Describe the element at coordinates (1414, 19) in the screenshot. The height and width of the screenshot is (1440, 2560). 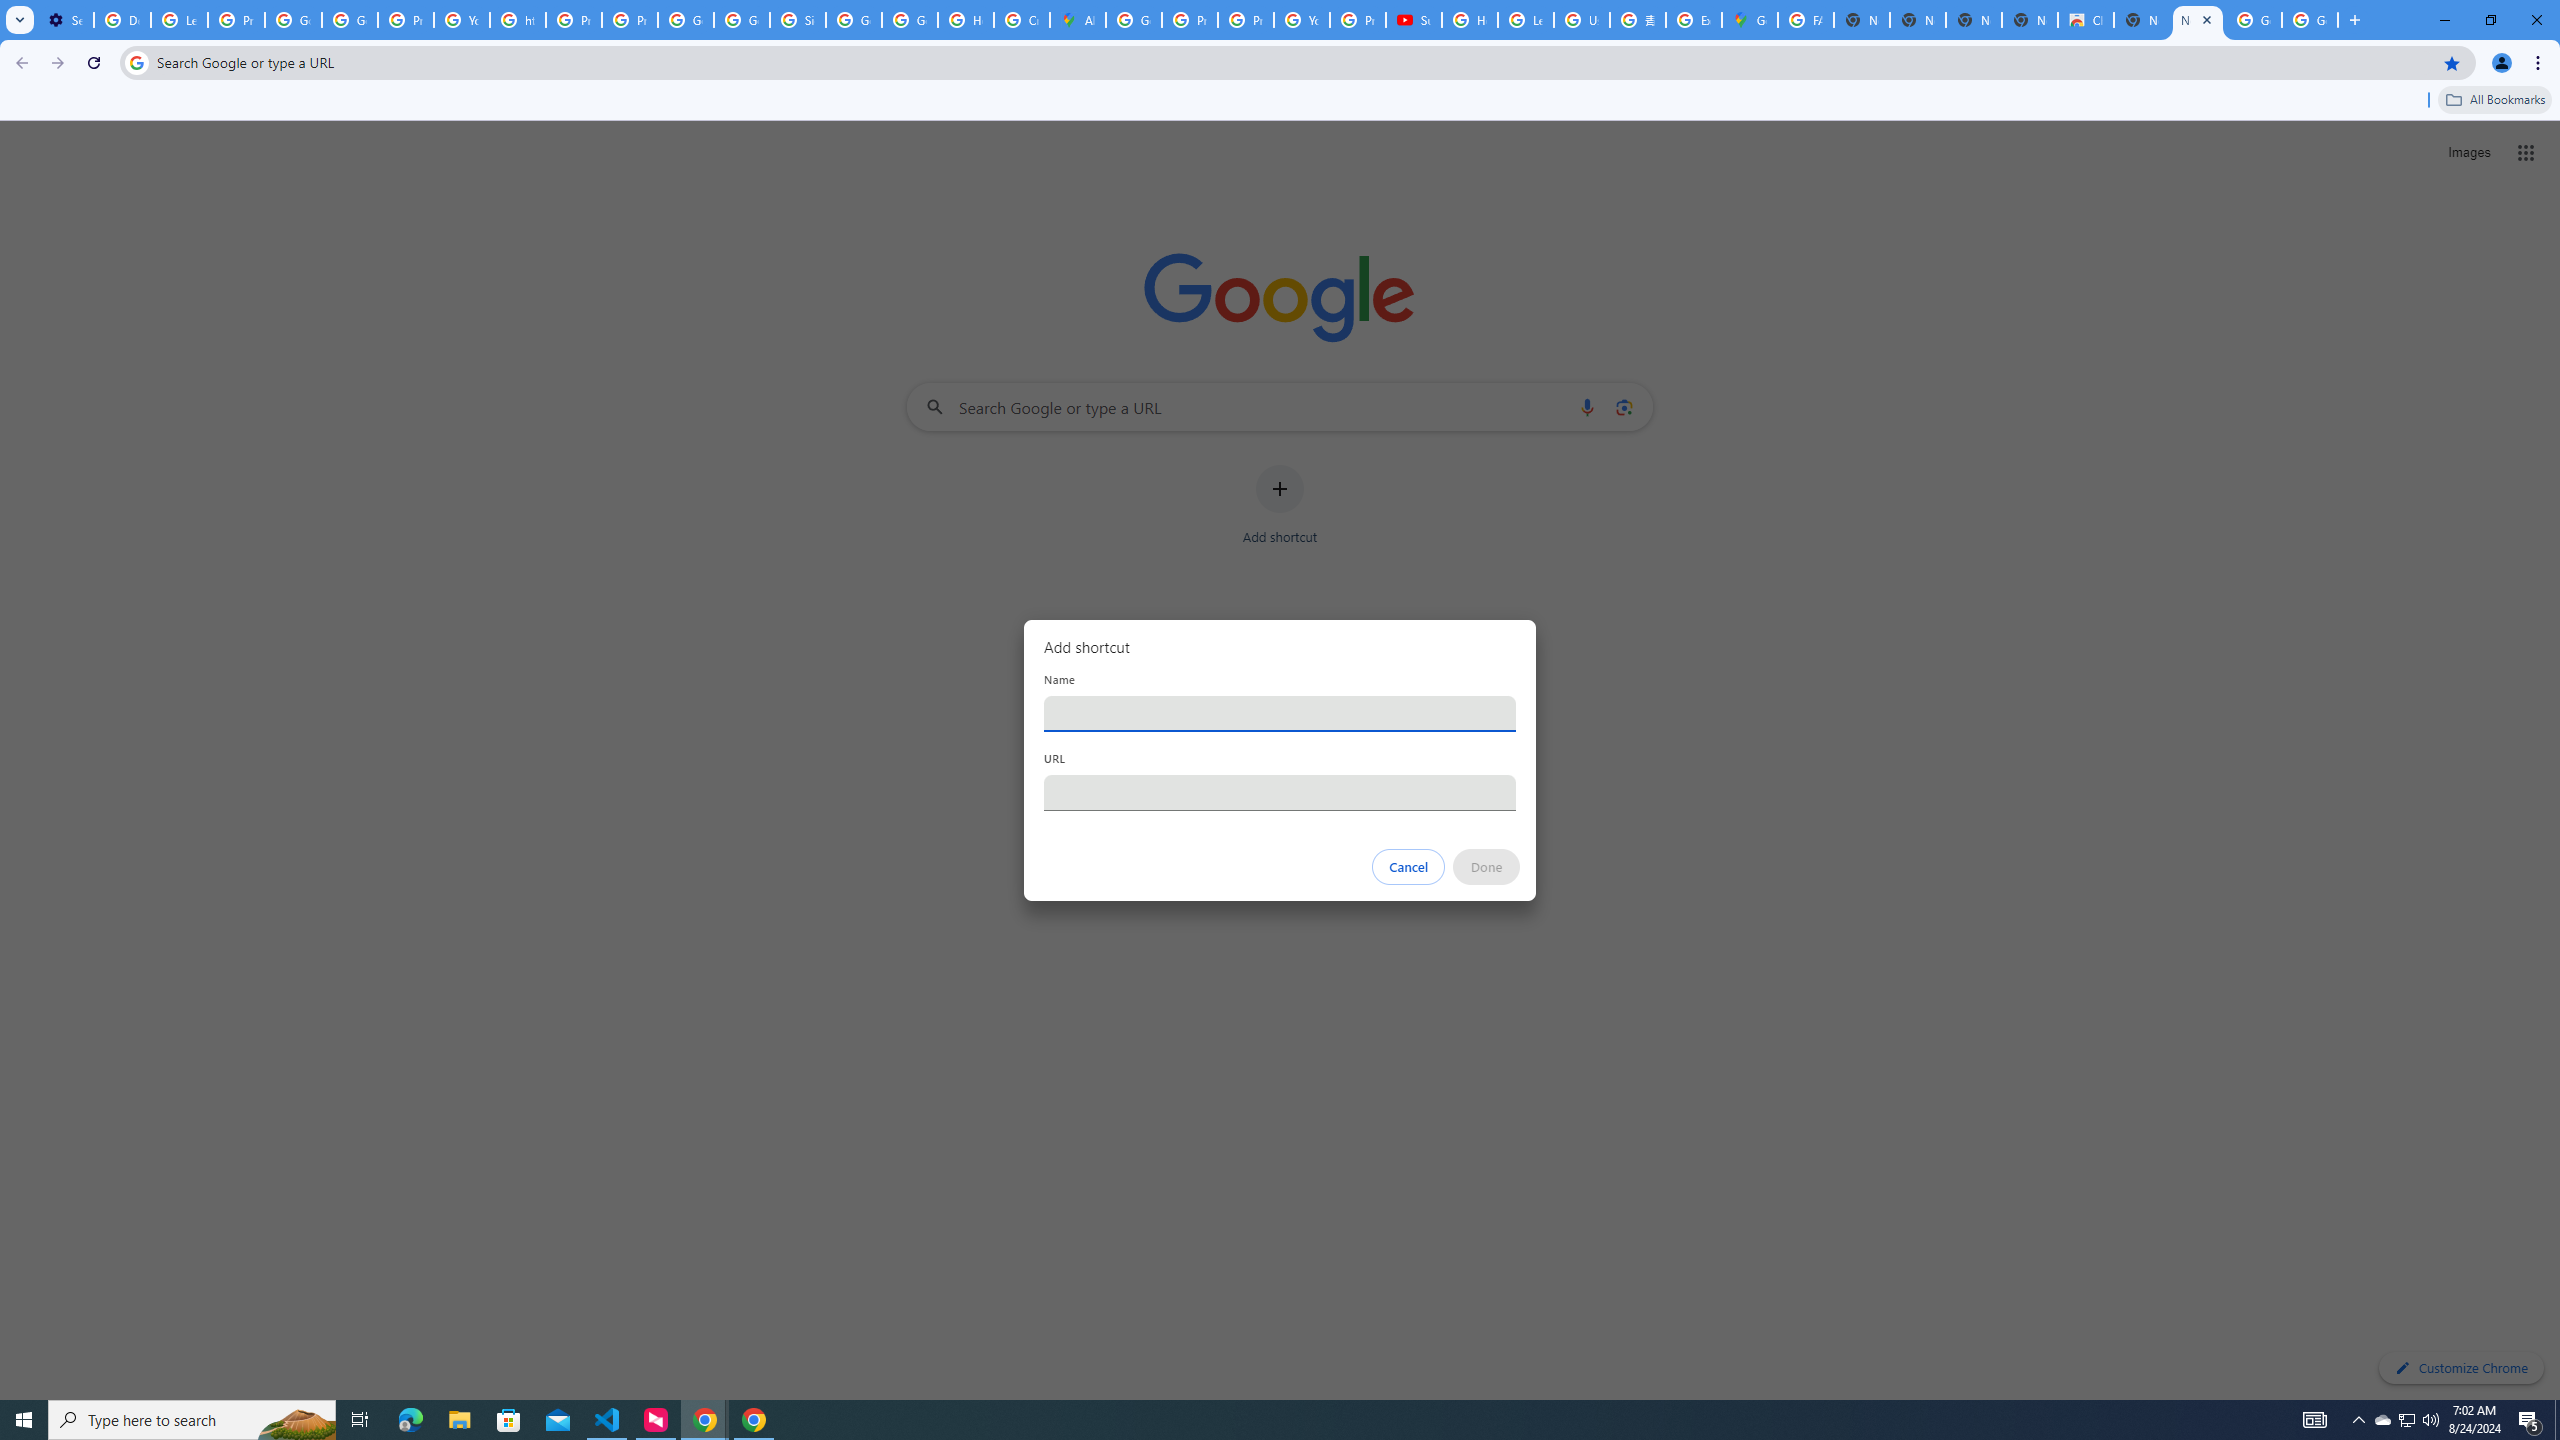
I see `'Subscriptions - YouTube'` at that location.